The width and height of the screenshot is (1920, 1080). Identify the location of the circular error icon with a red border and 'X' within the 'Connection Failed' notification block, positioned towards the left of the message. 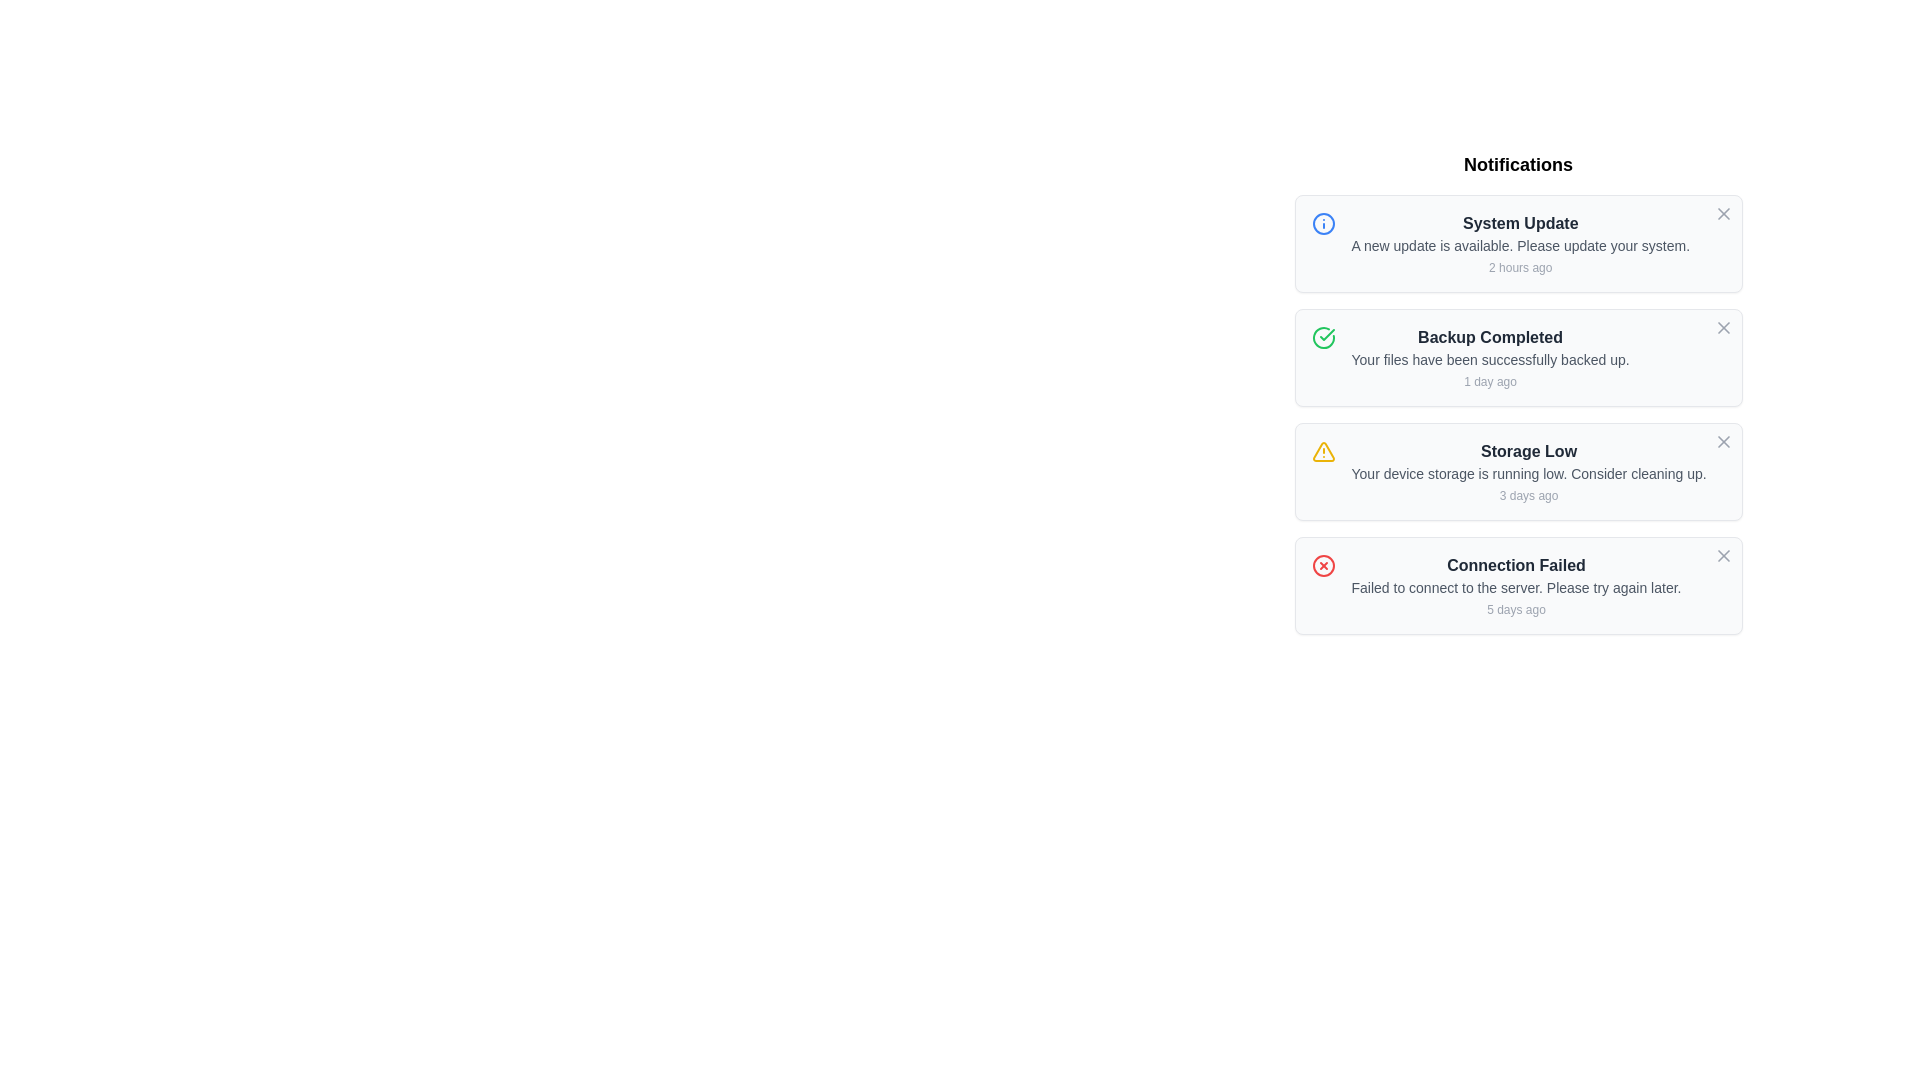
(1323, 566).